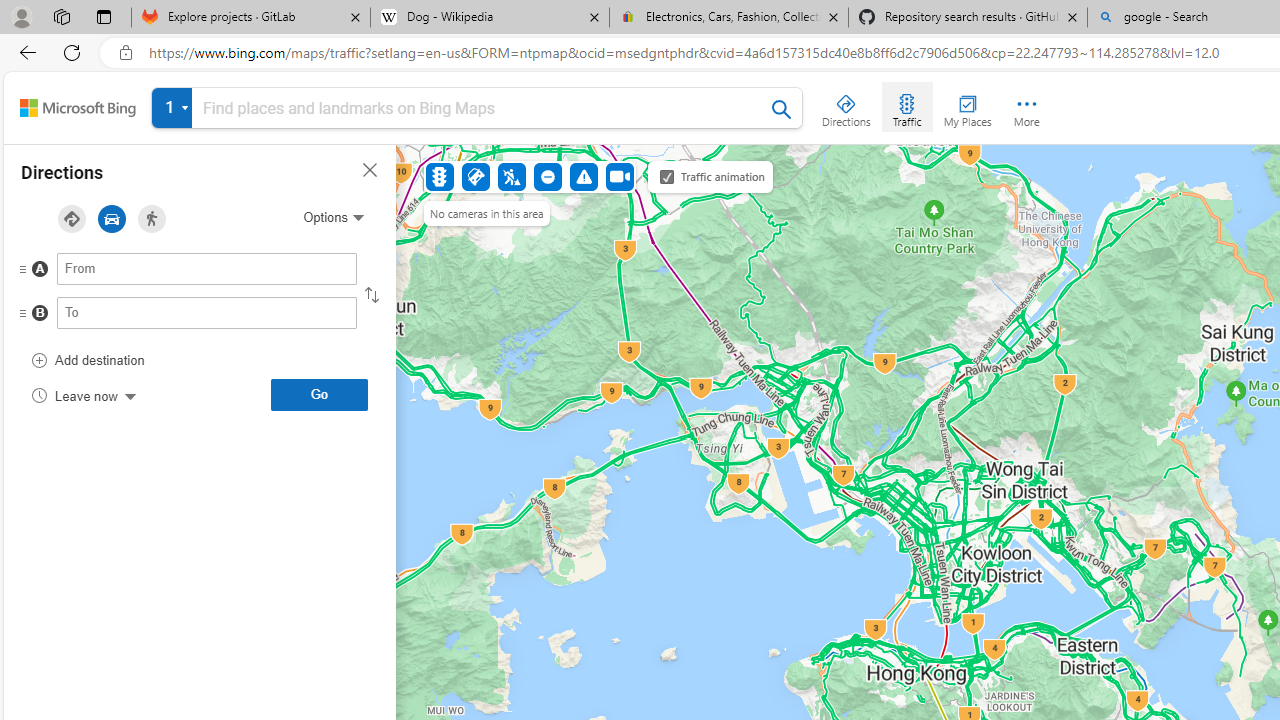  What do you see at coordinates (846, 106) in the screenshot?
I see `'Directions'` at bounding box center [846, 106].